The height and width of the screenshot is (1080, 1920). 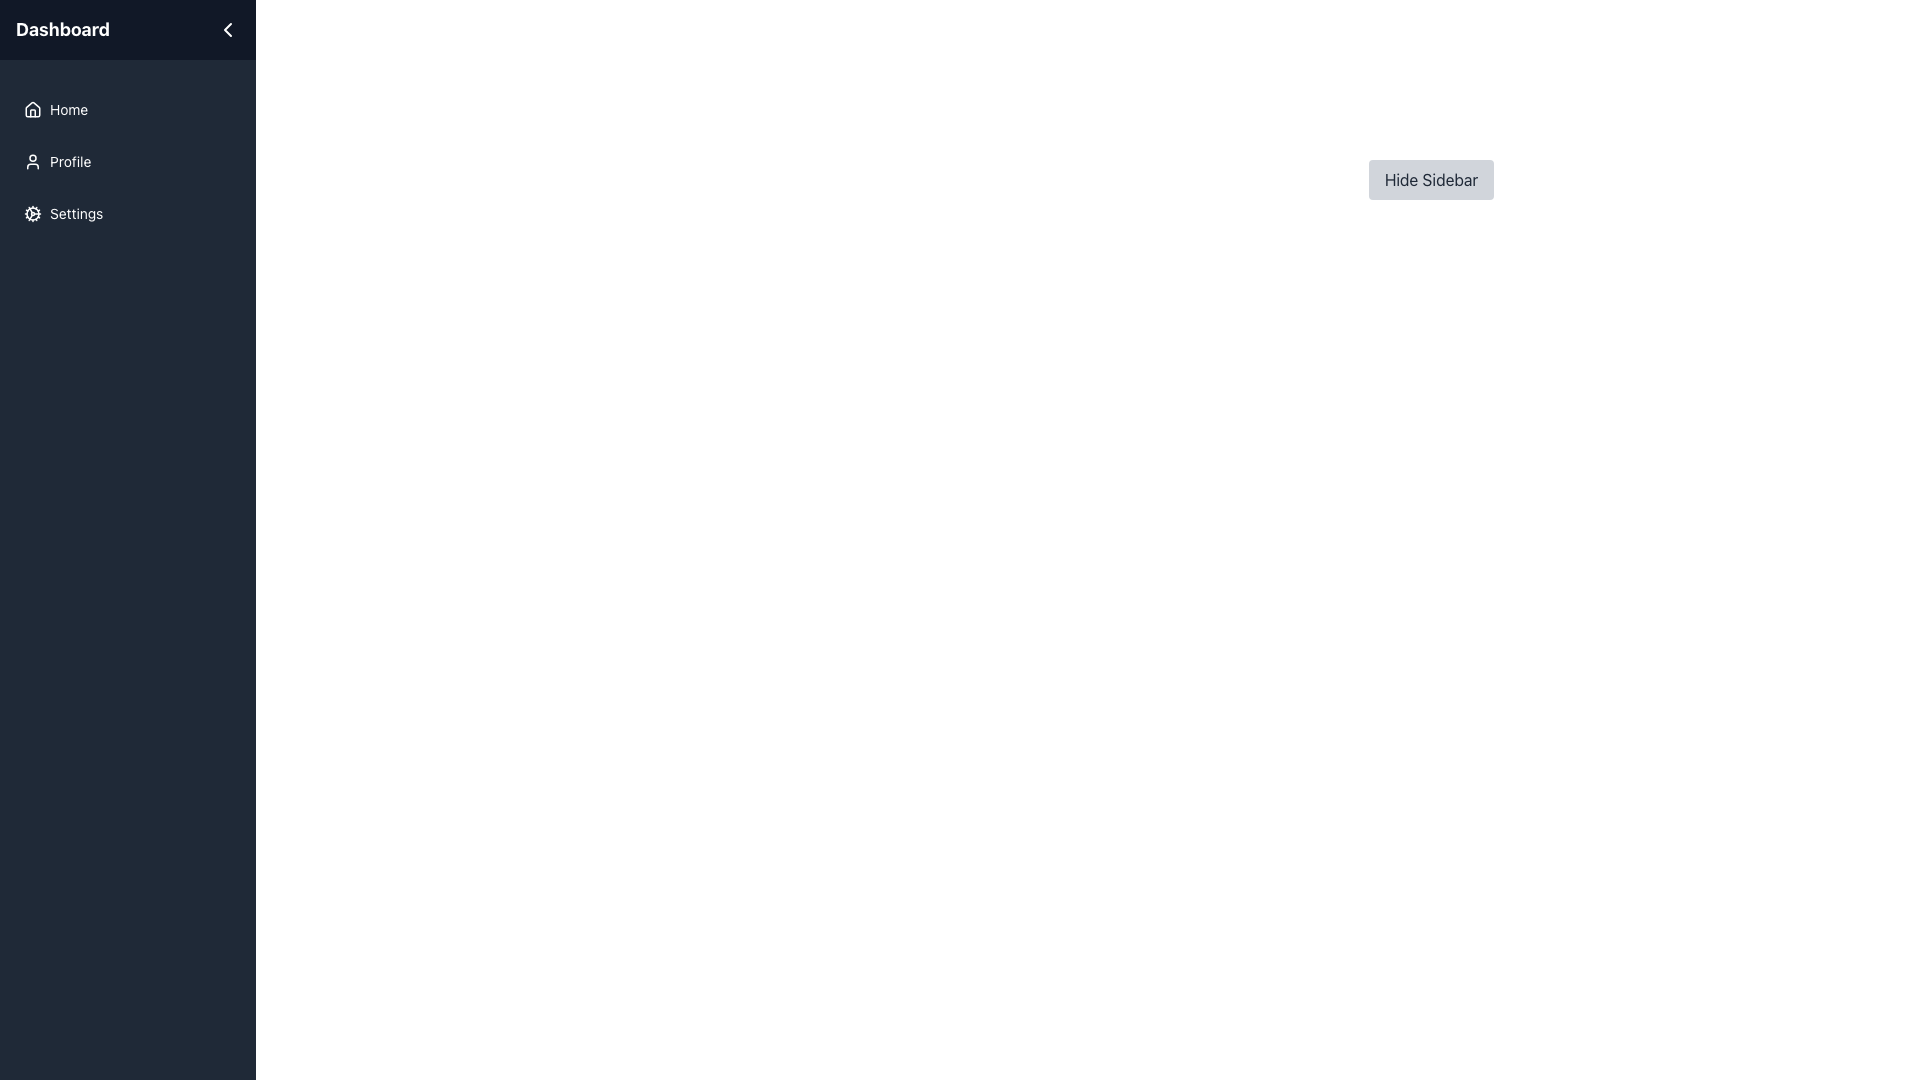 I want to click on the 'Dashboard' text label, so click(x=62, y=30).